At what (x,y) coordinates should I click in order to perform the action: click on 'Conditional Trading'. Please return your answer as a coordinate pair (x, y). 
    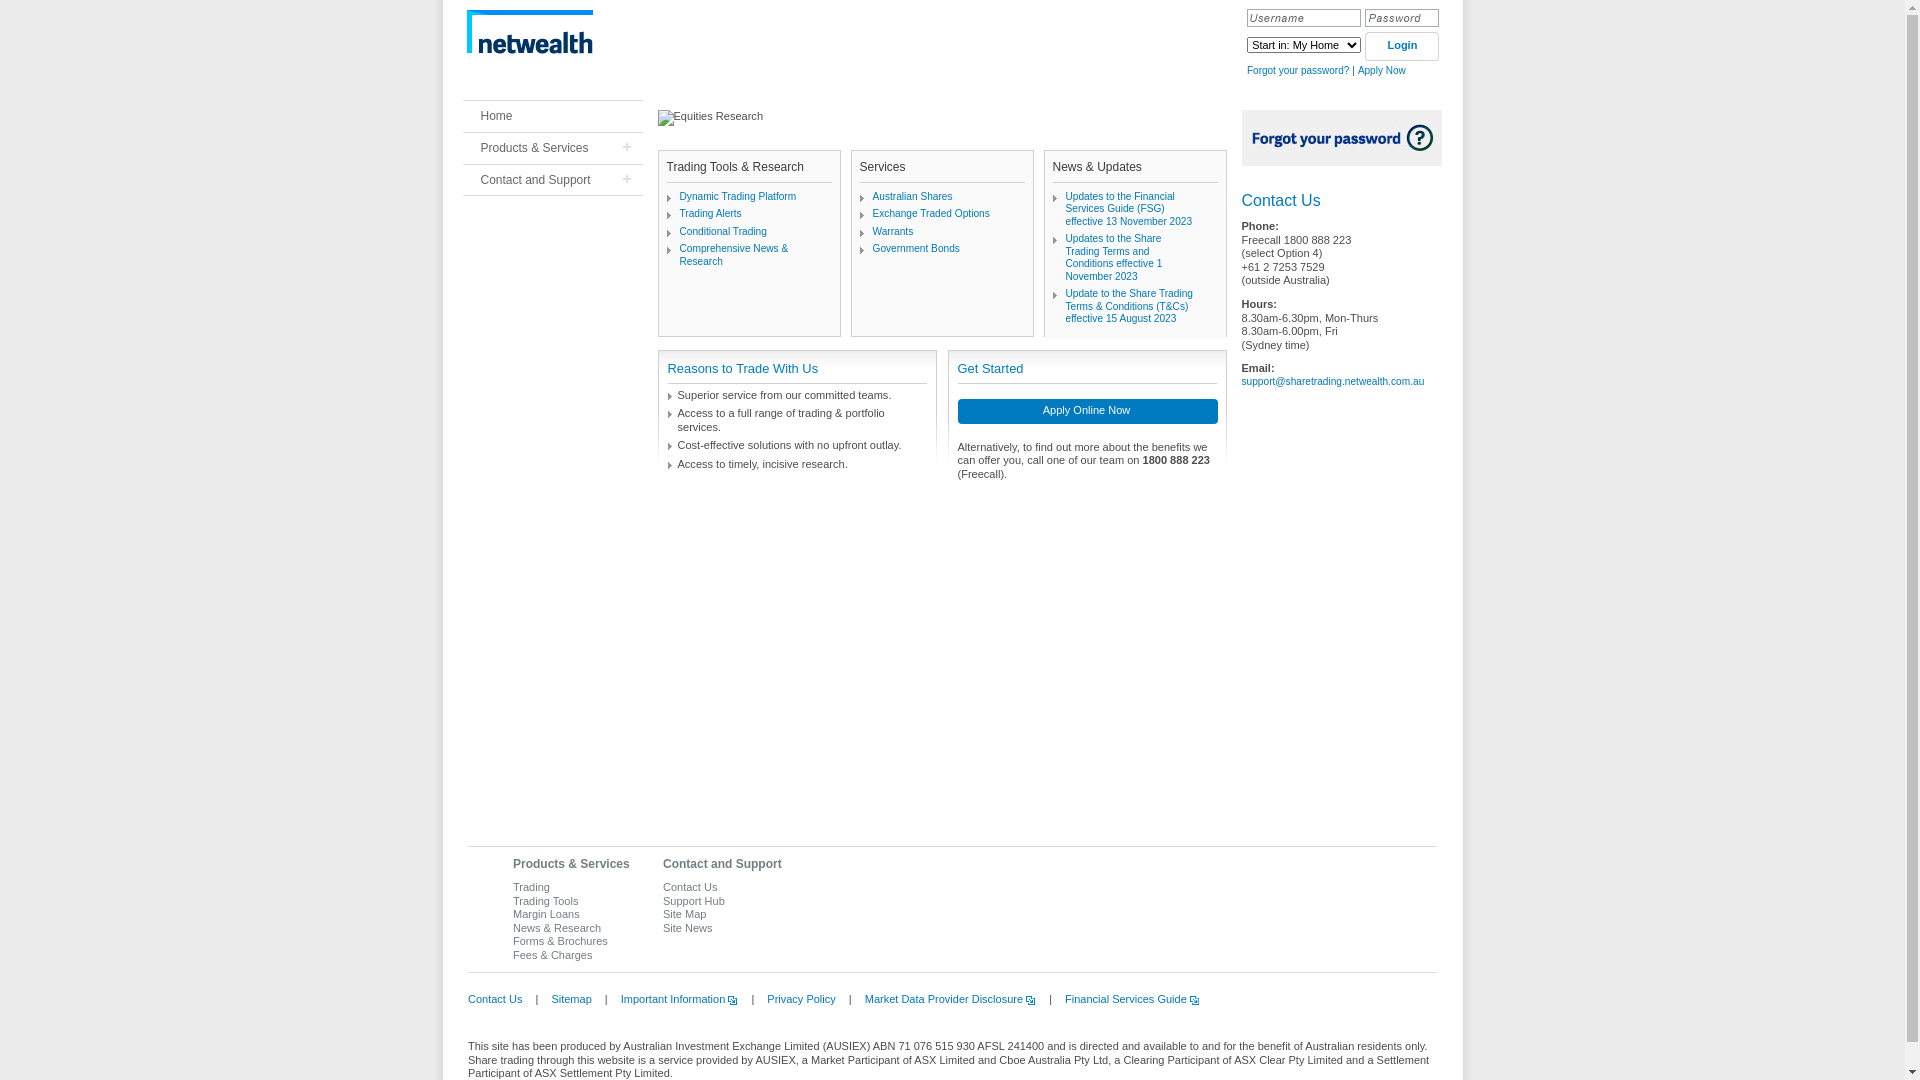
    Looking at the image, I should click on (680, 230).